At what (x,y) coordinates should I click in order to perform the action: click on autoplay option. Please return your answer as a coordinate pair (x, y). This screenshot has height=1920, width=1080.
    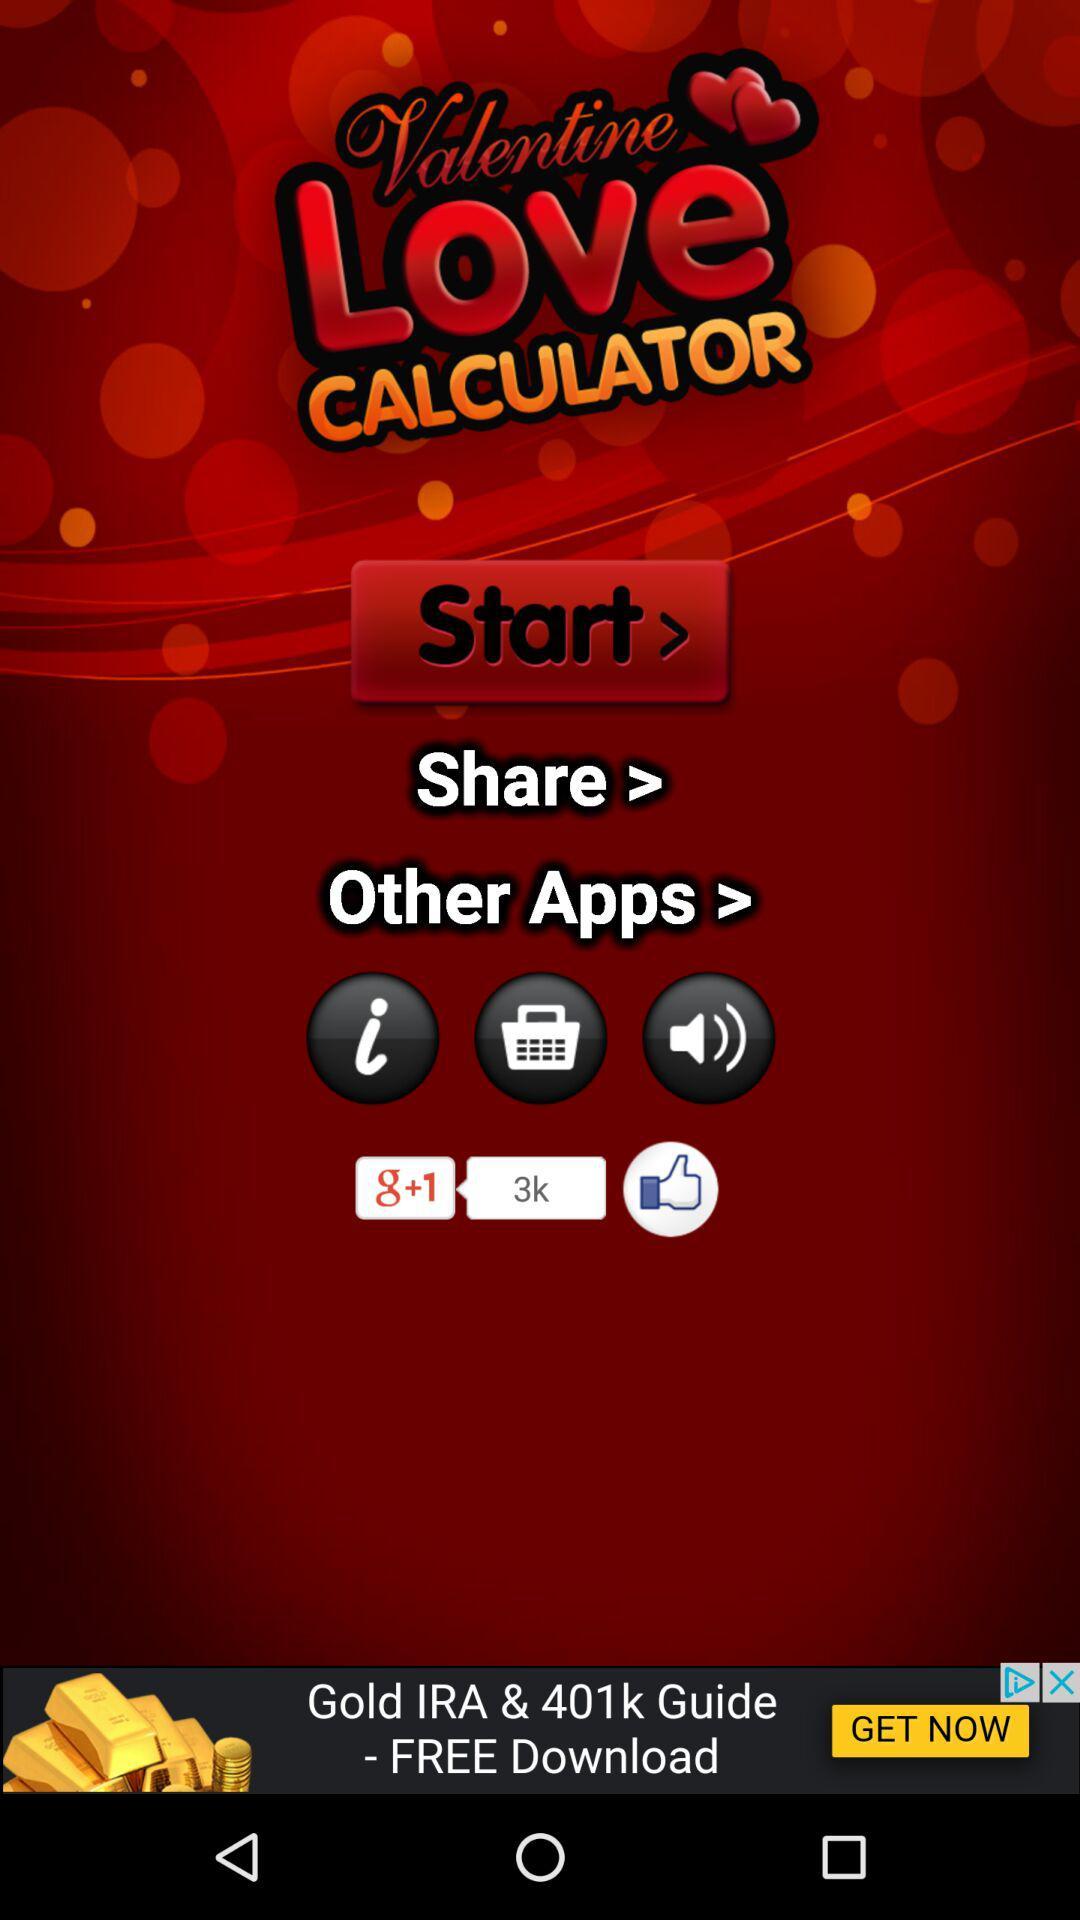
    Looking at the image, I should click on (371, 1037).